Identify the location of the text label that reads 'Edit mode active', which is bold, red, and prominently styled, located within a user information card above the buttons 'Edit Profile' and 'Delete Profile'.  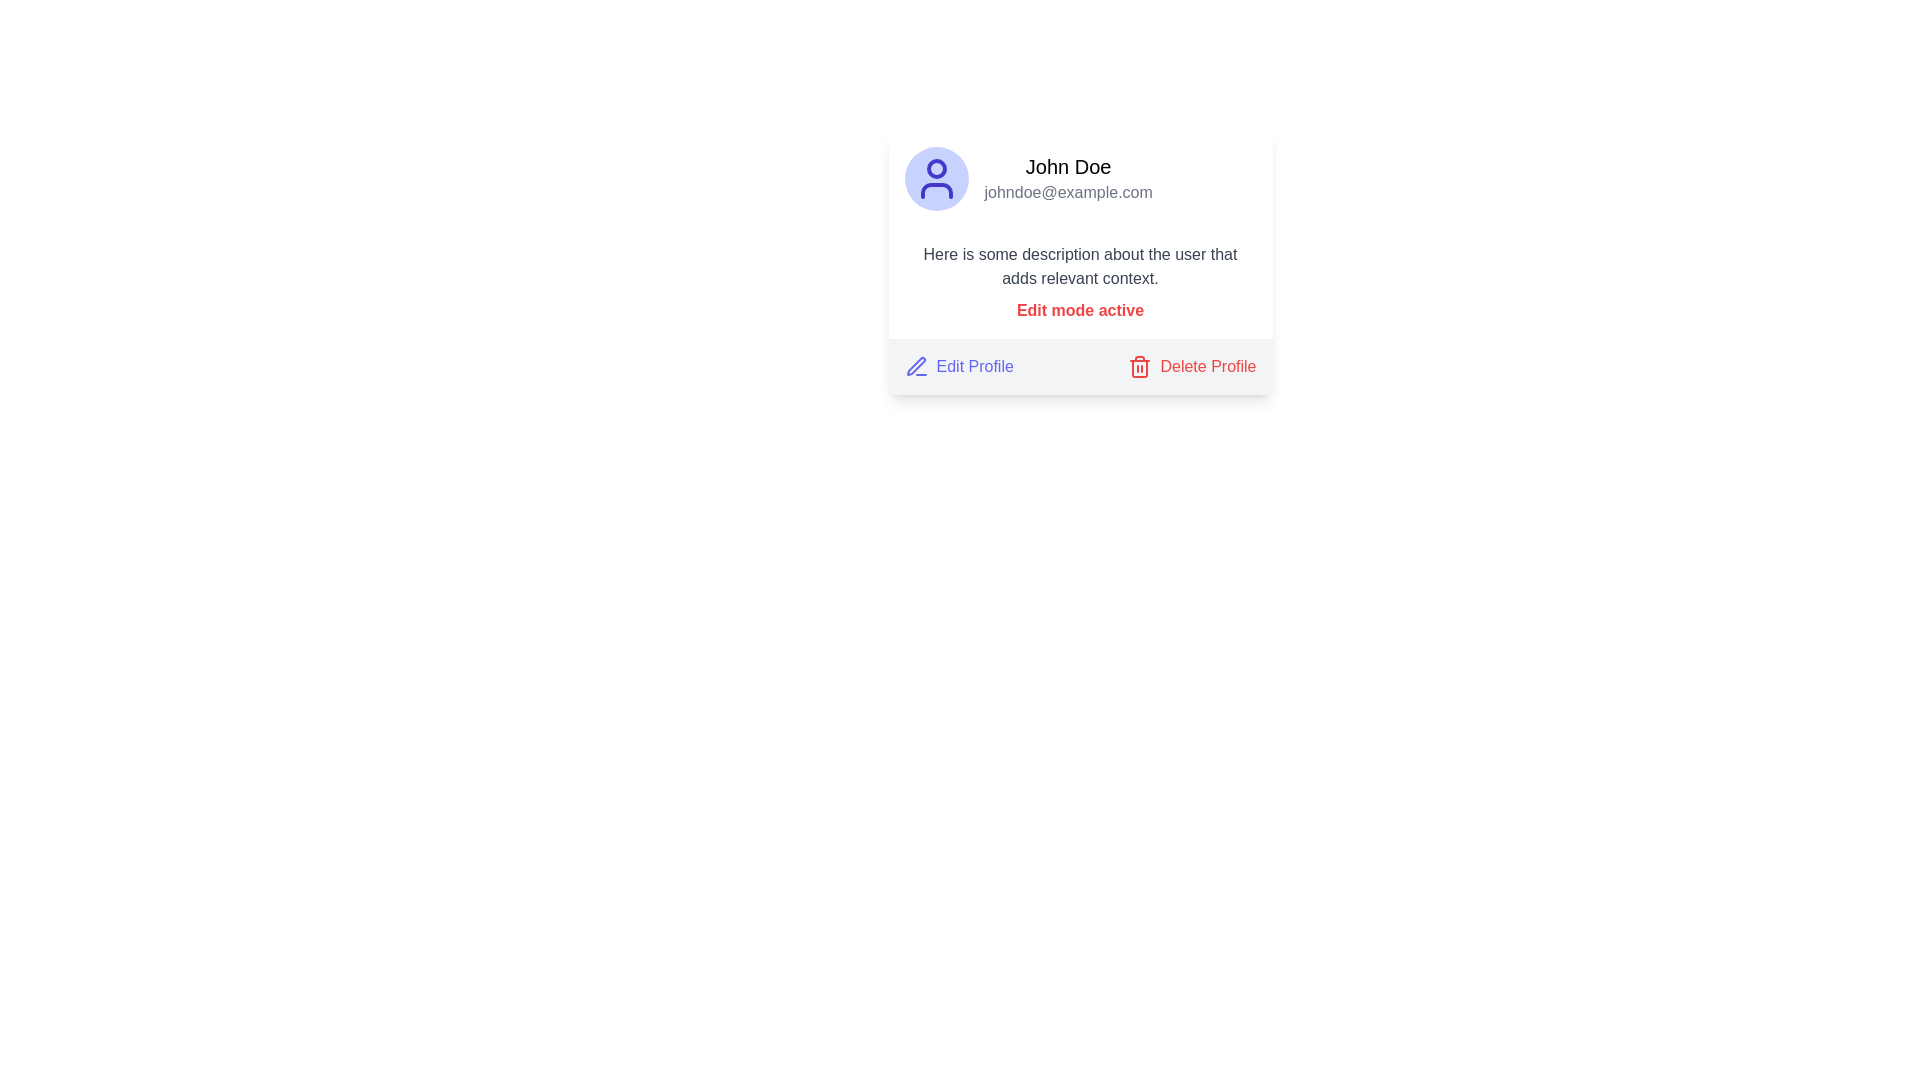
(1079, 311).